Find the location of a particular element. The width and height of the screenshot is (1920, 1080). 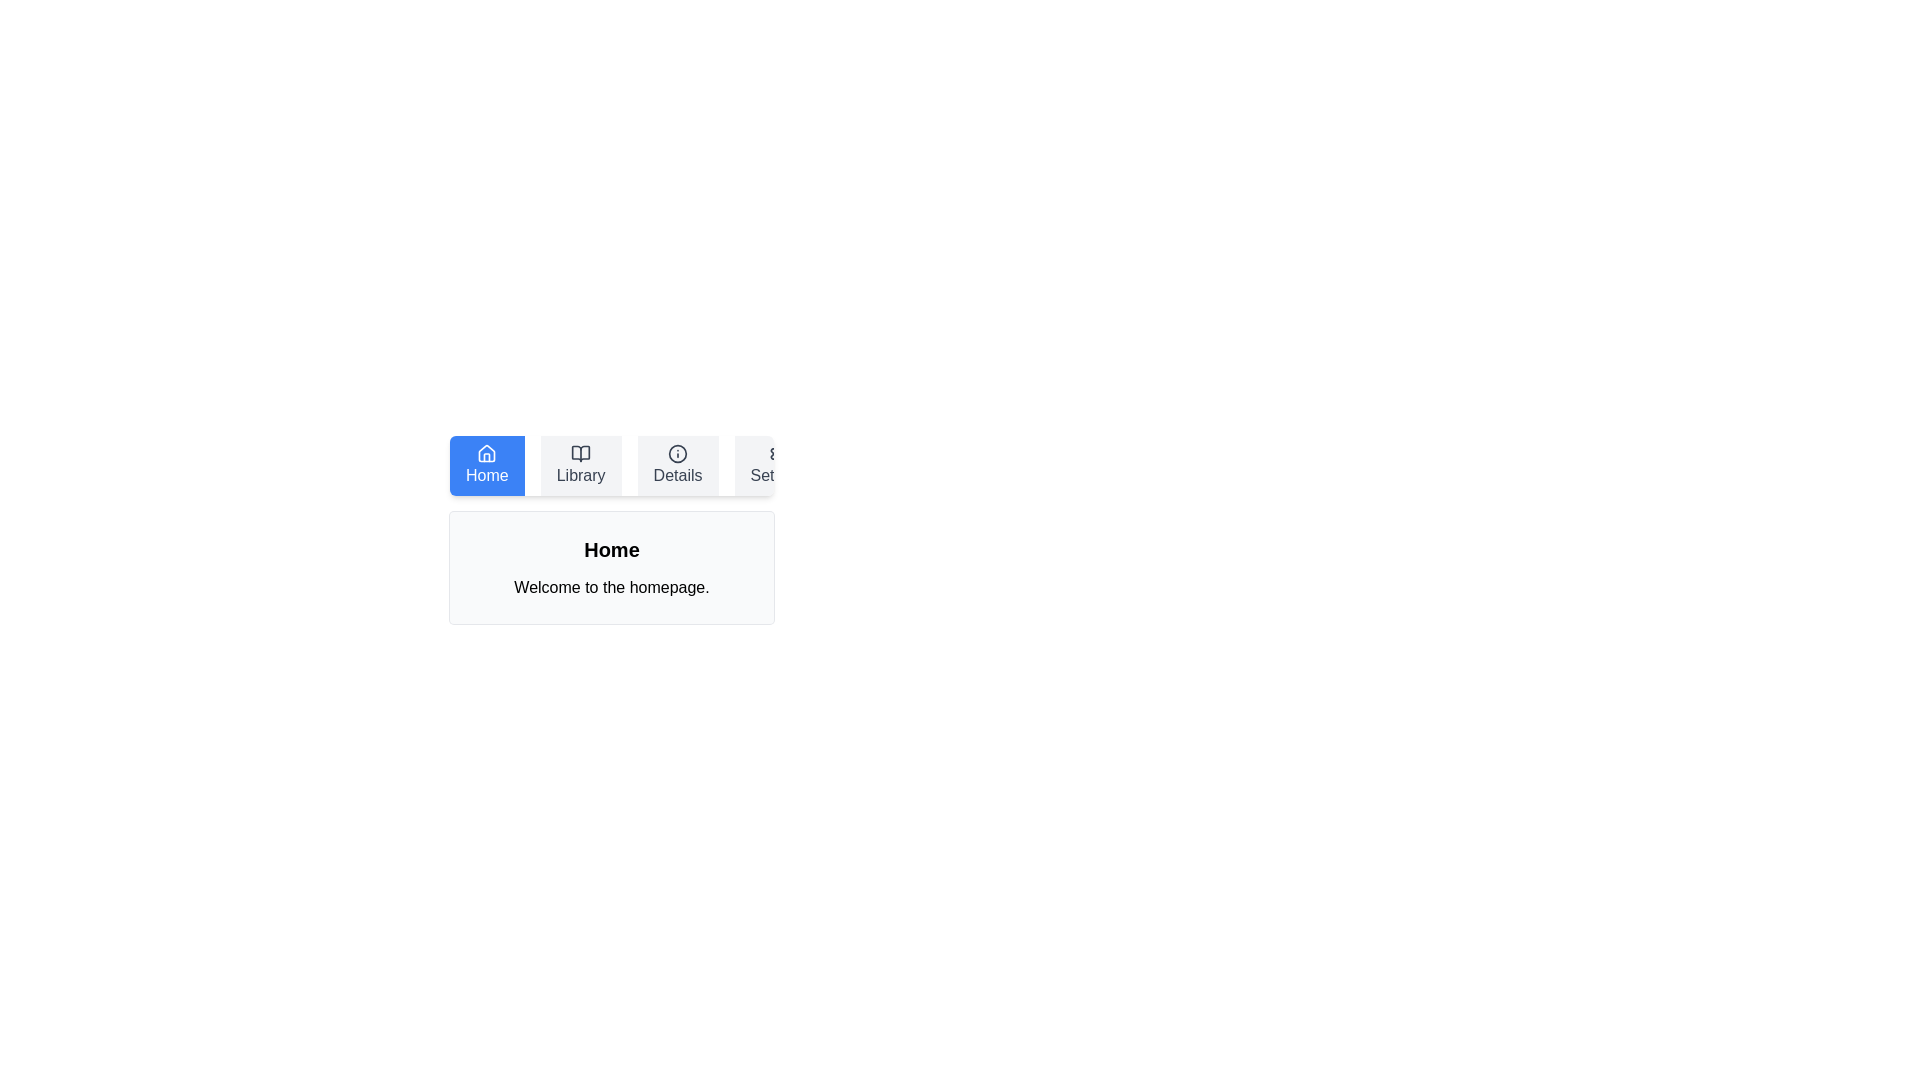

the Home tab to view its content is located at coordinates (487, 466).